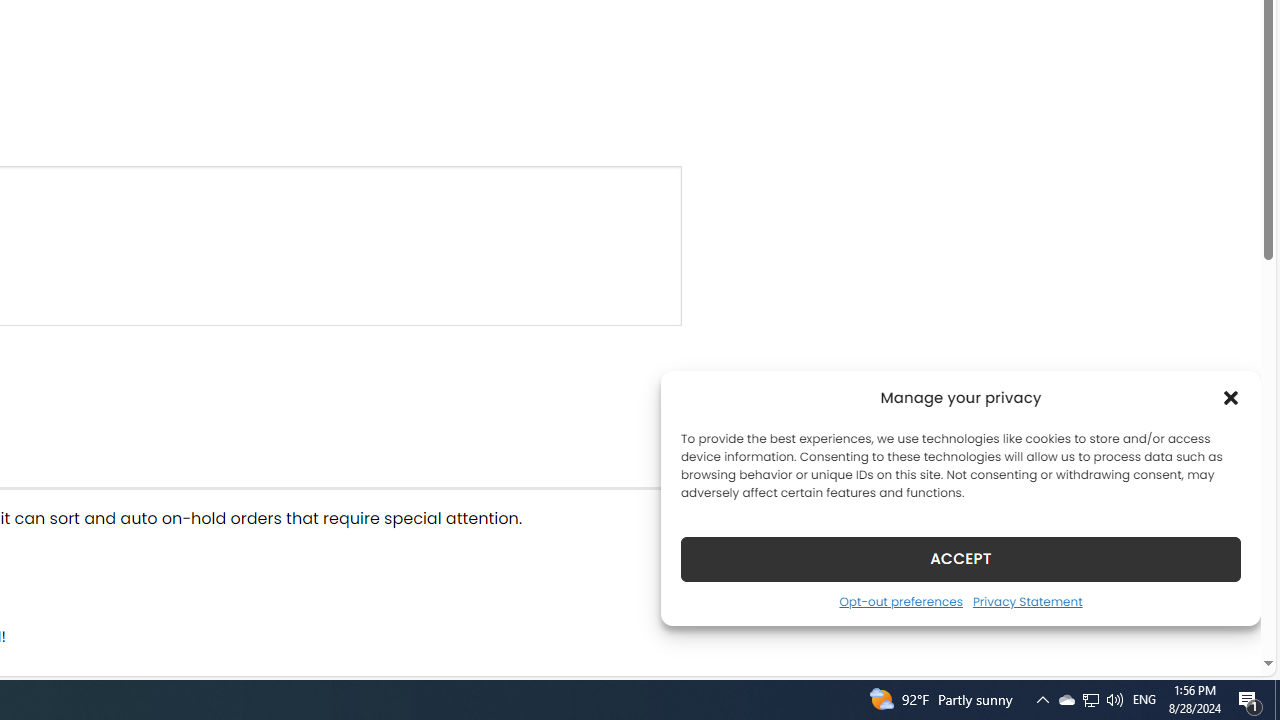 The height and width of the screenshot is (720, 1280). I want to click on 'ACCEPT', so click(961, 558).